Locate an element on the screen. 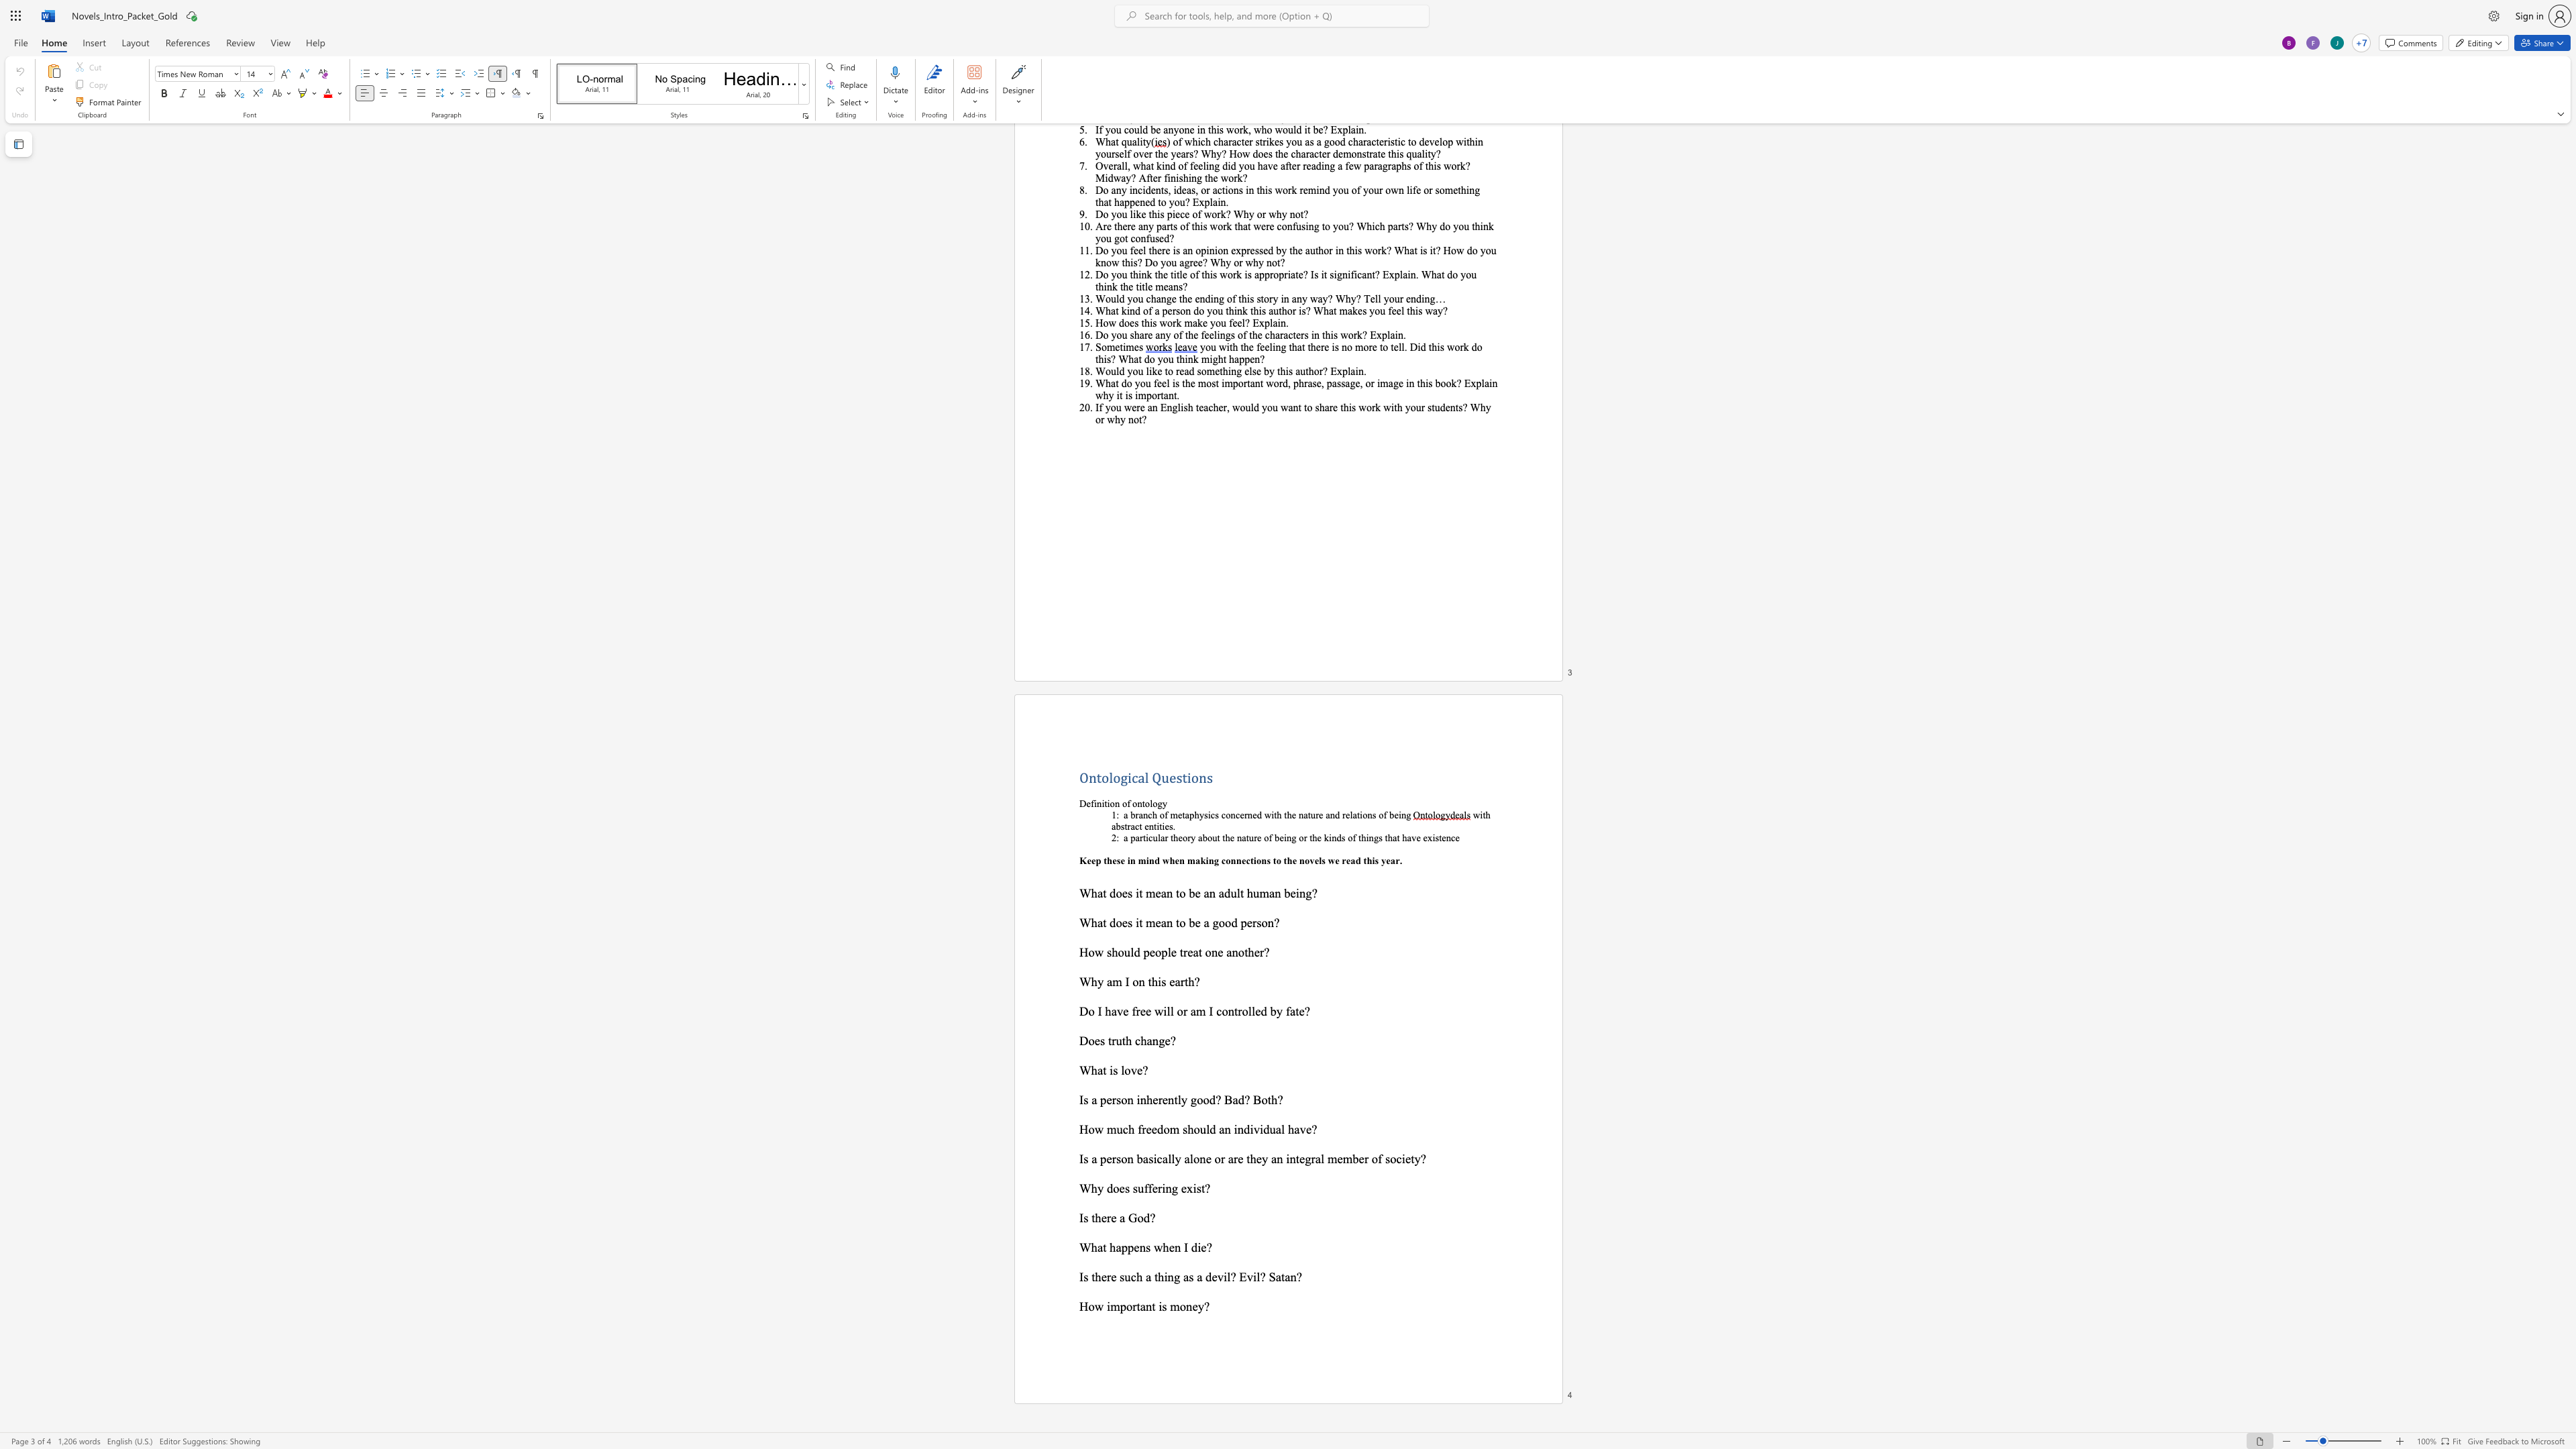 Image resolution: width=2576 pixels, height=1449 pixels. the space between the continuous character "a" and "n" in the text is located at coordinates (1165, 922).